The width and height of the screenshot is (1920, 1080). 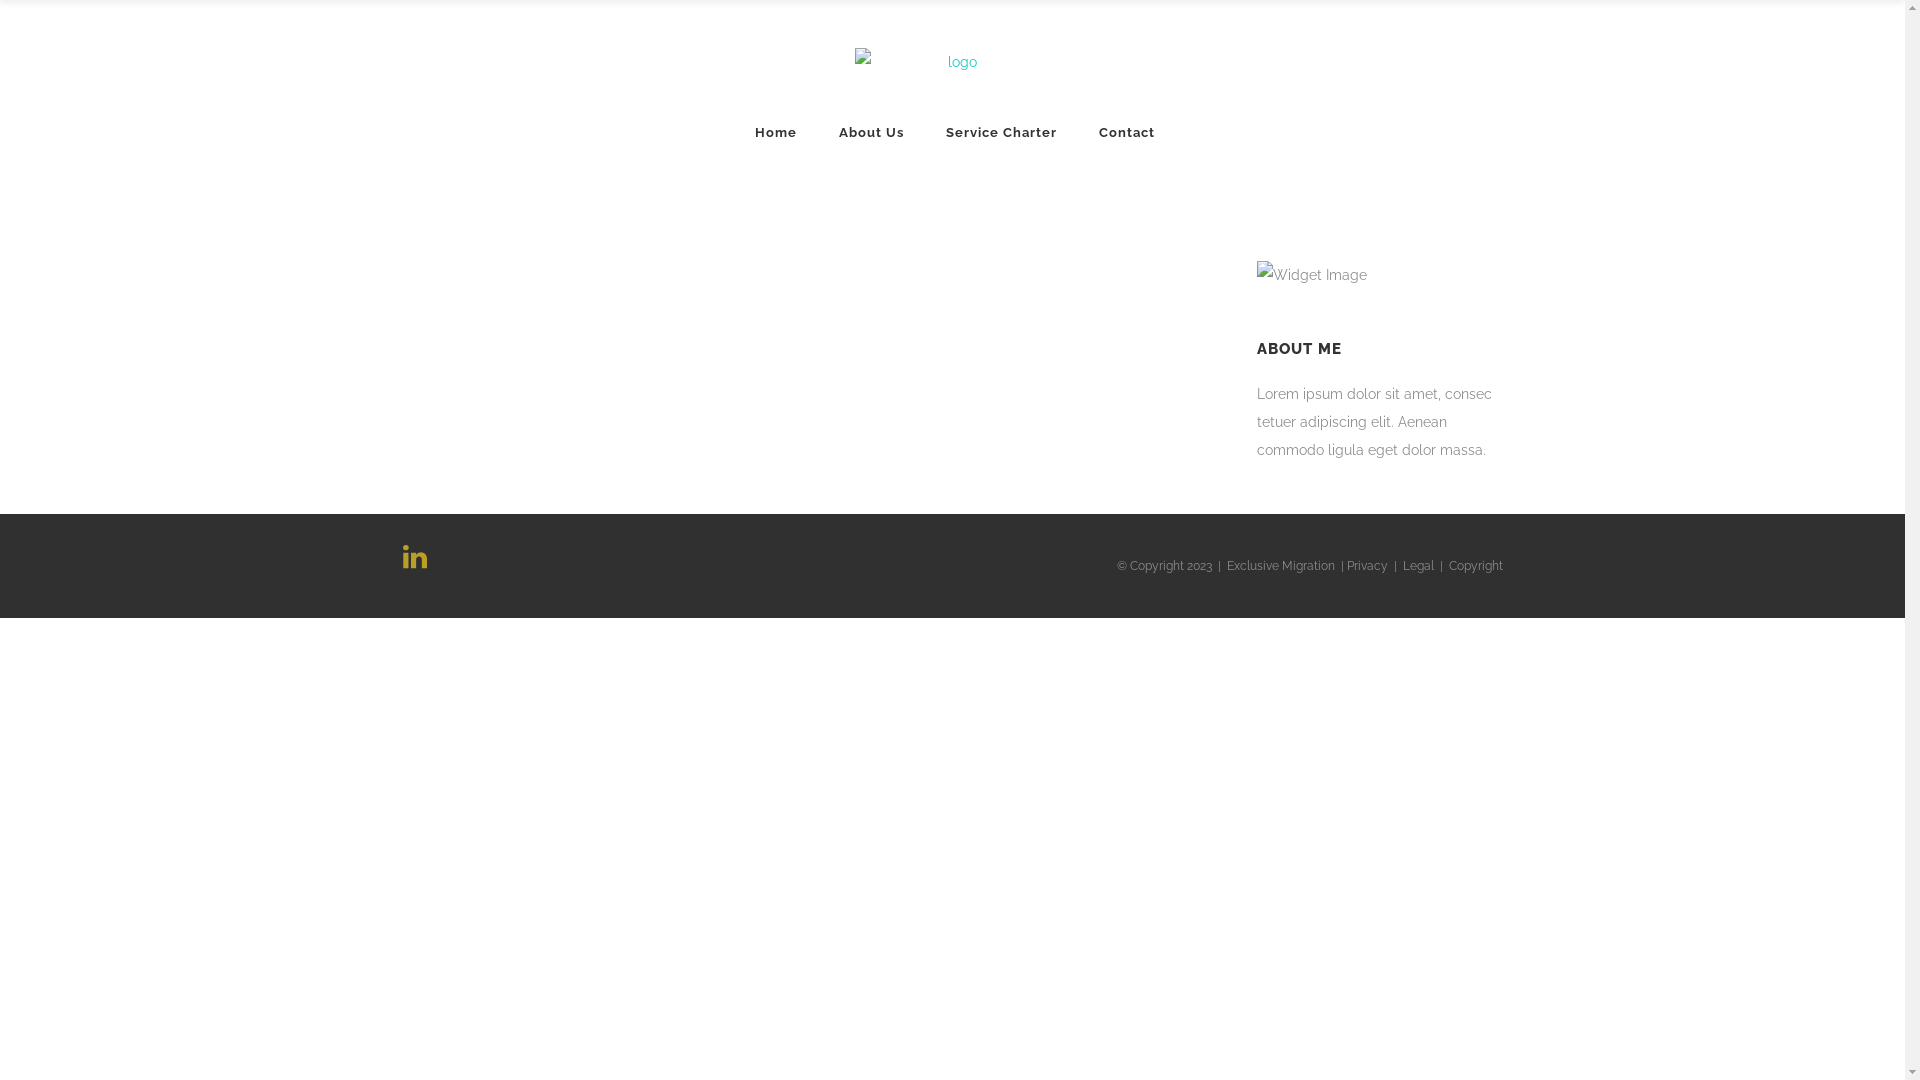 What do you see at coordinates (1416, 566) in the screenshot?
I see `'Legal'` at bounding box center [1416, 566].